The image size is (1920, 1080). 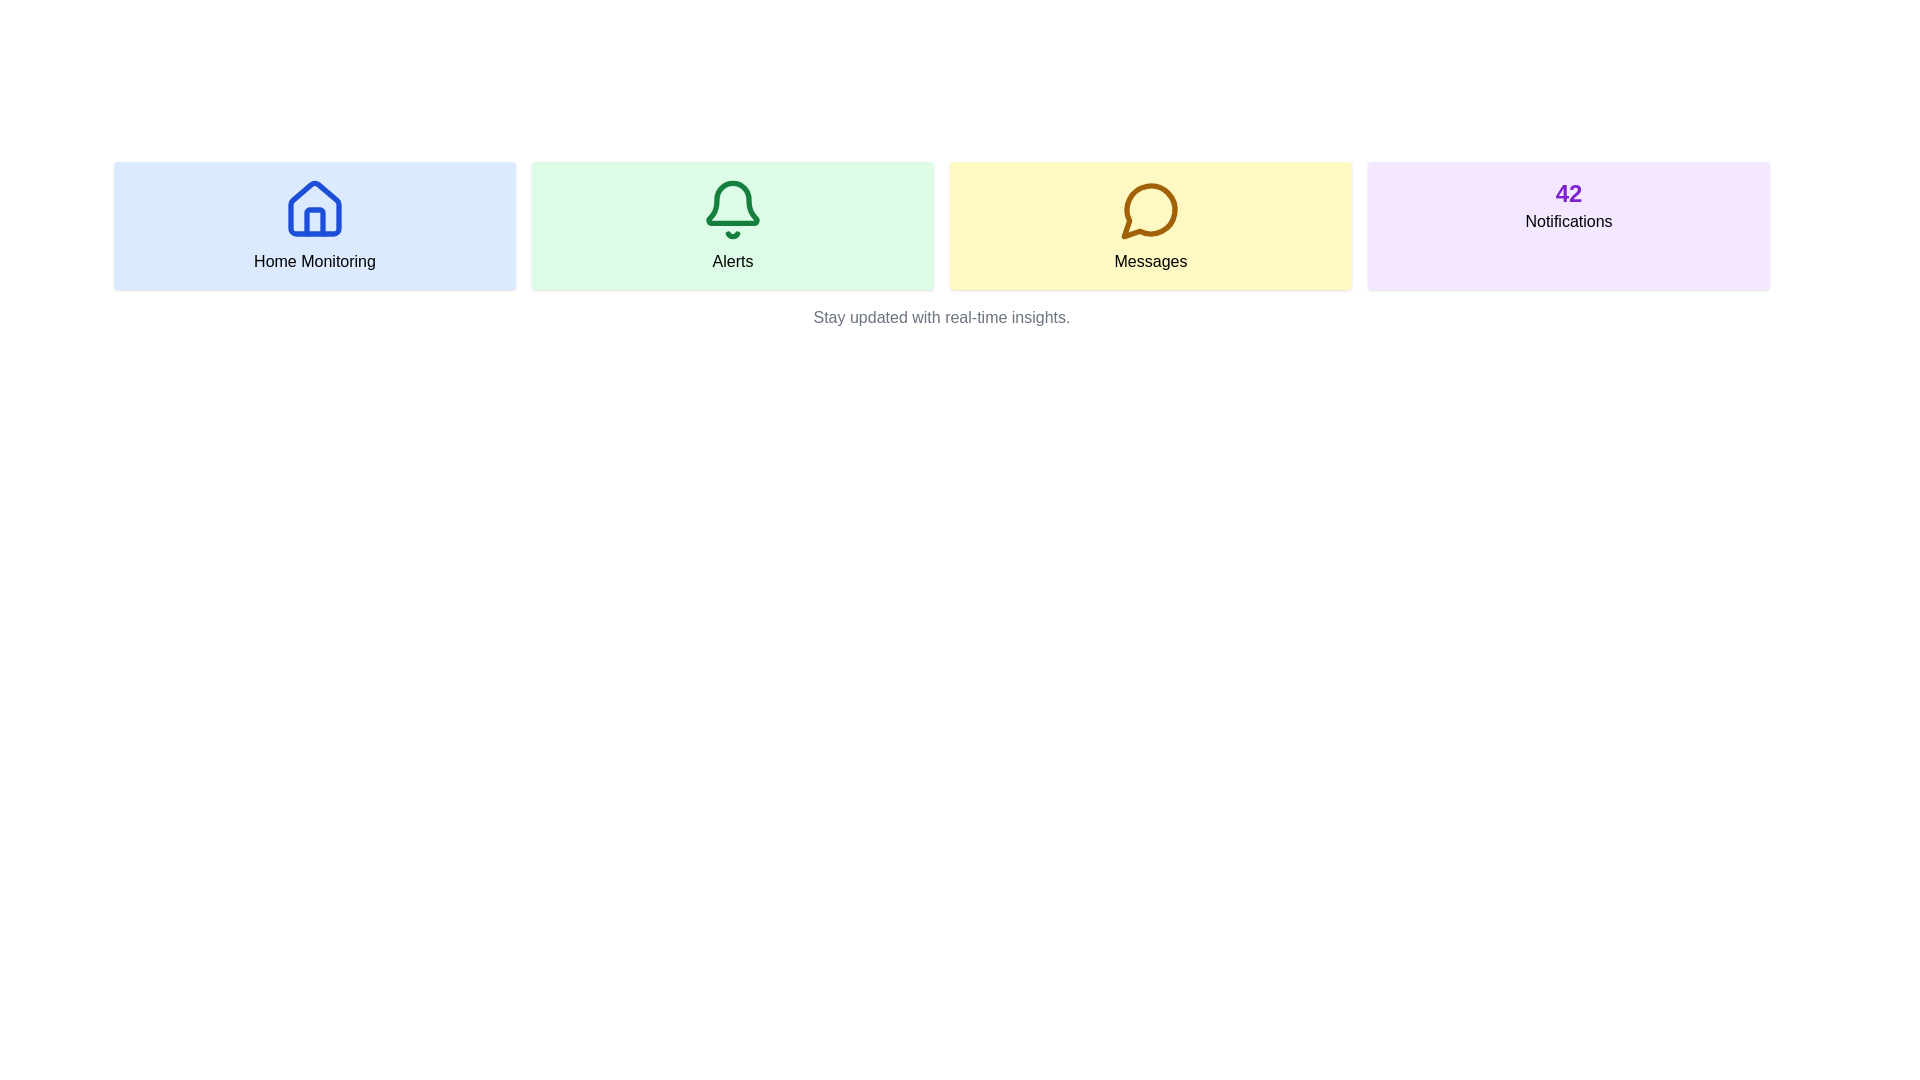 I want to click on the house icon, which is outlined in blue and has a light blue background, located in the top row of the grid layout, so click(x=314, y=209).